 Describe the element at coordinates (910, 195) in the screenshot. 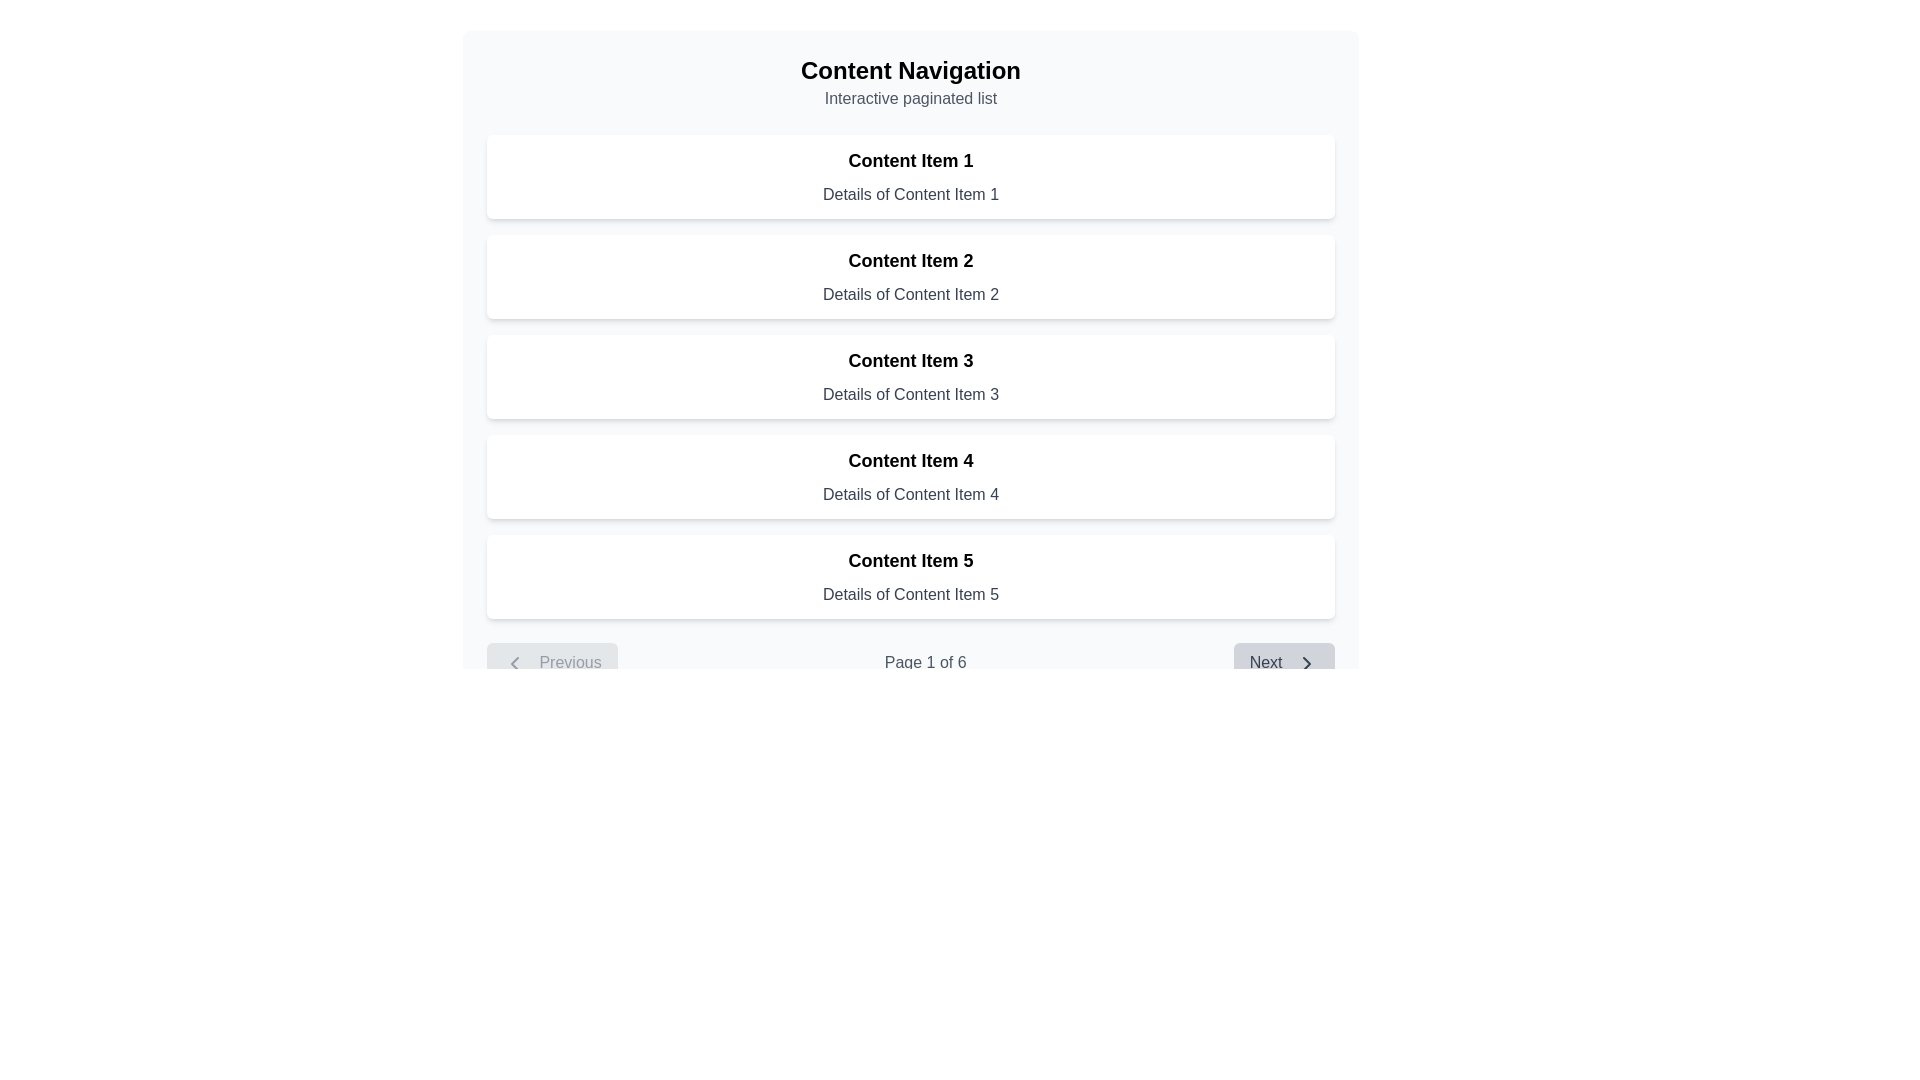

I see `the static text label reading 'Details of Content Item 1', which is styled in gray and positioned beneath the title 'Content Item 1'` at that location.